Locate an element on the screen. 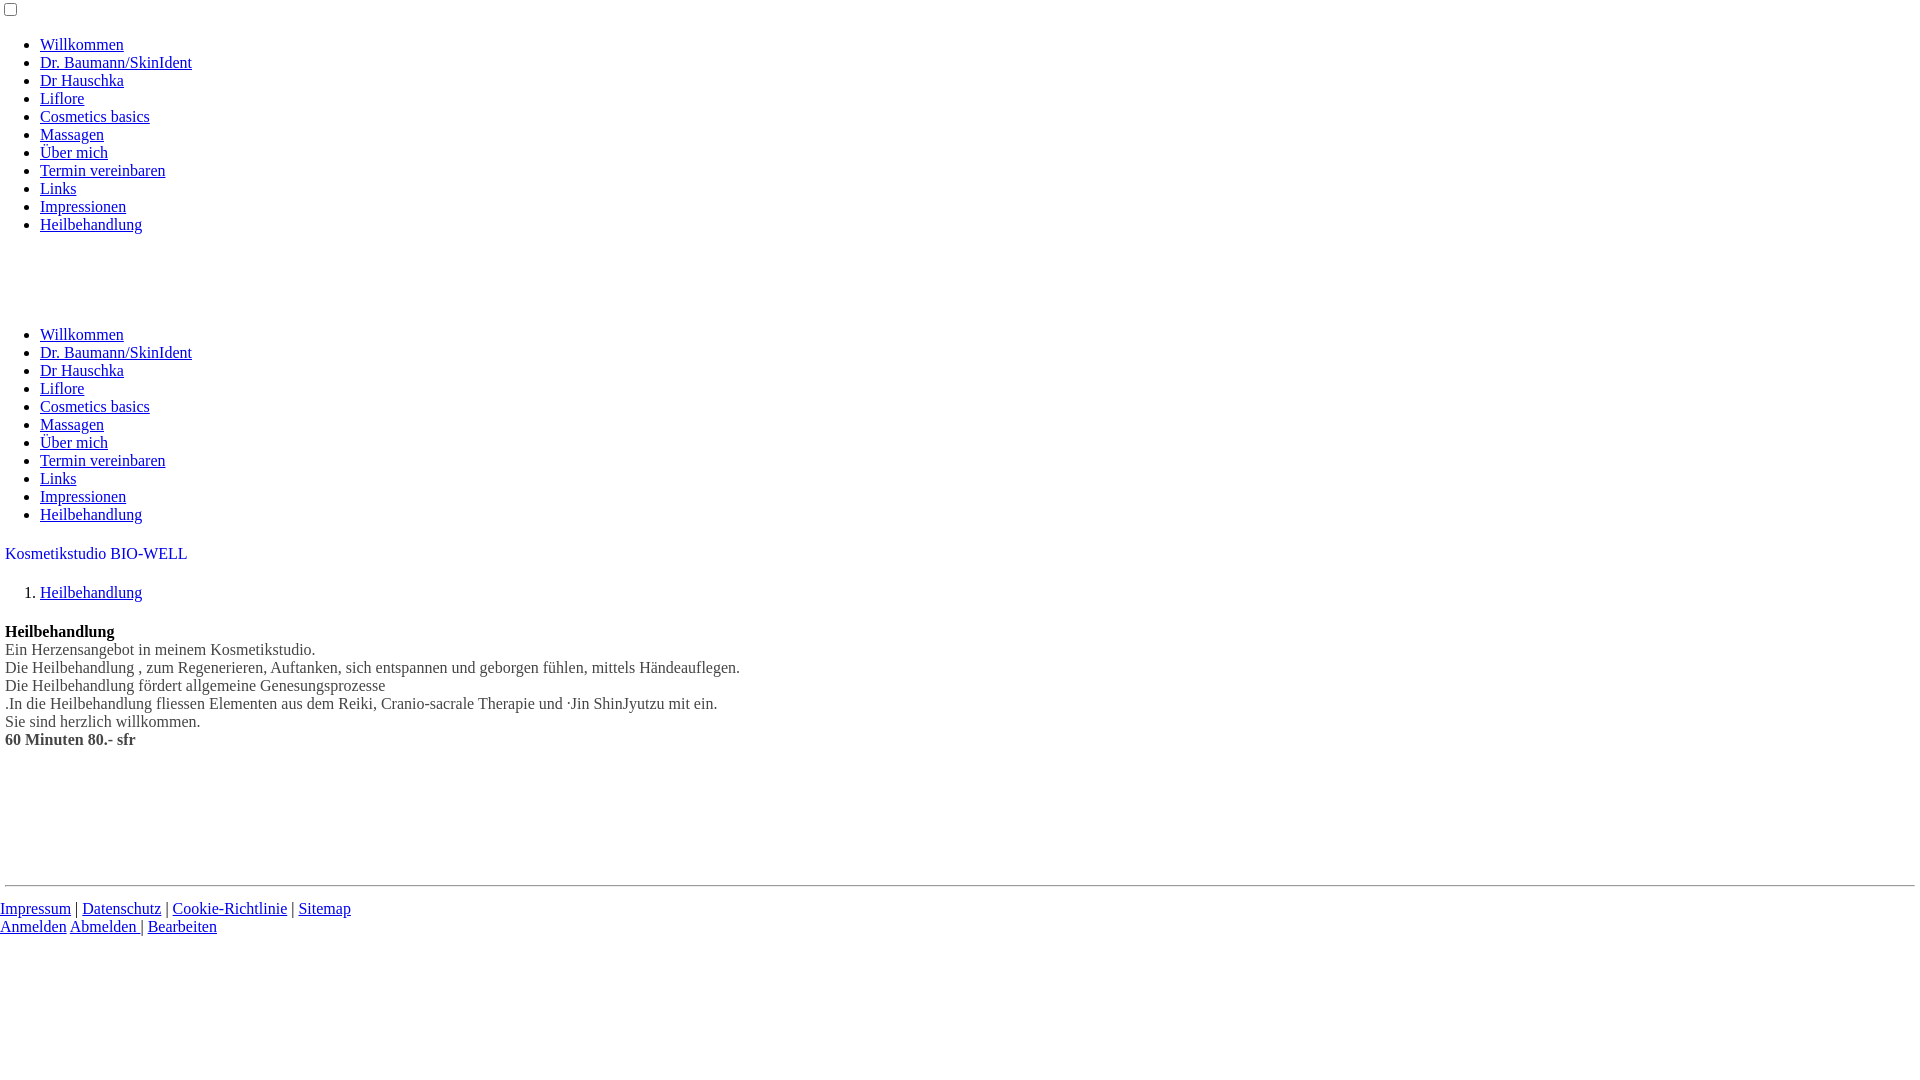  'Links' is located at coordinates (57, 188).